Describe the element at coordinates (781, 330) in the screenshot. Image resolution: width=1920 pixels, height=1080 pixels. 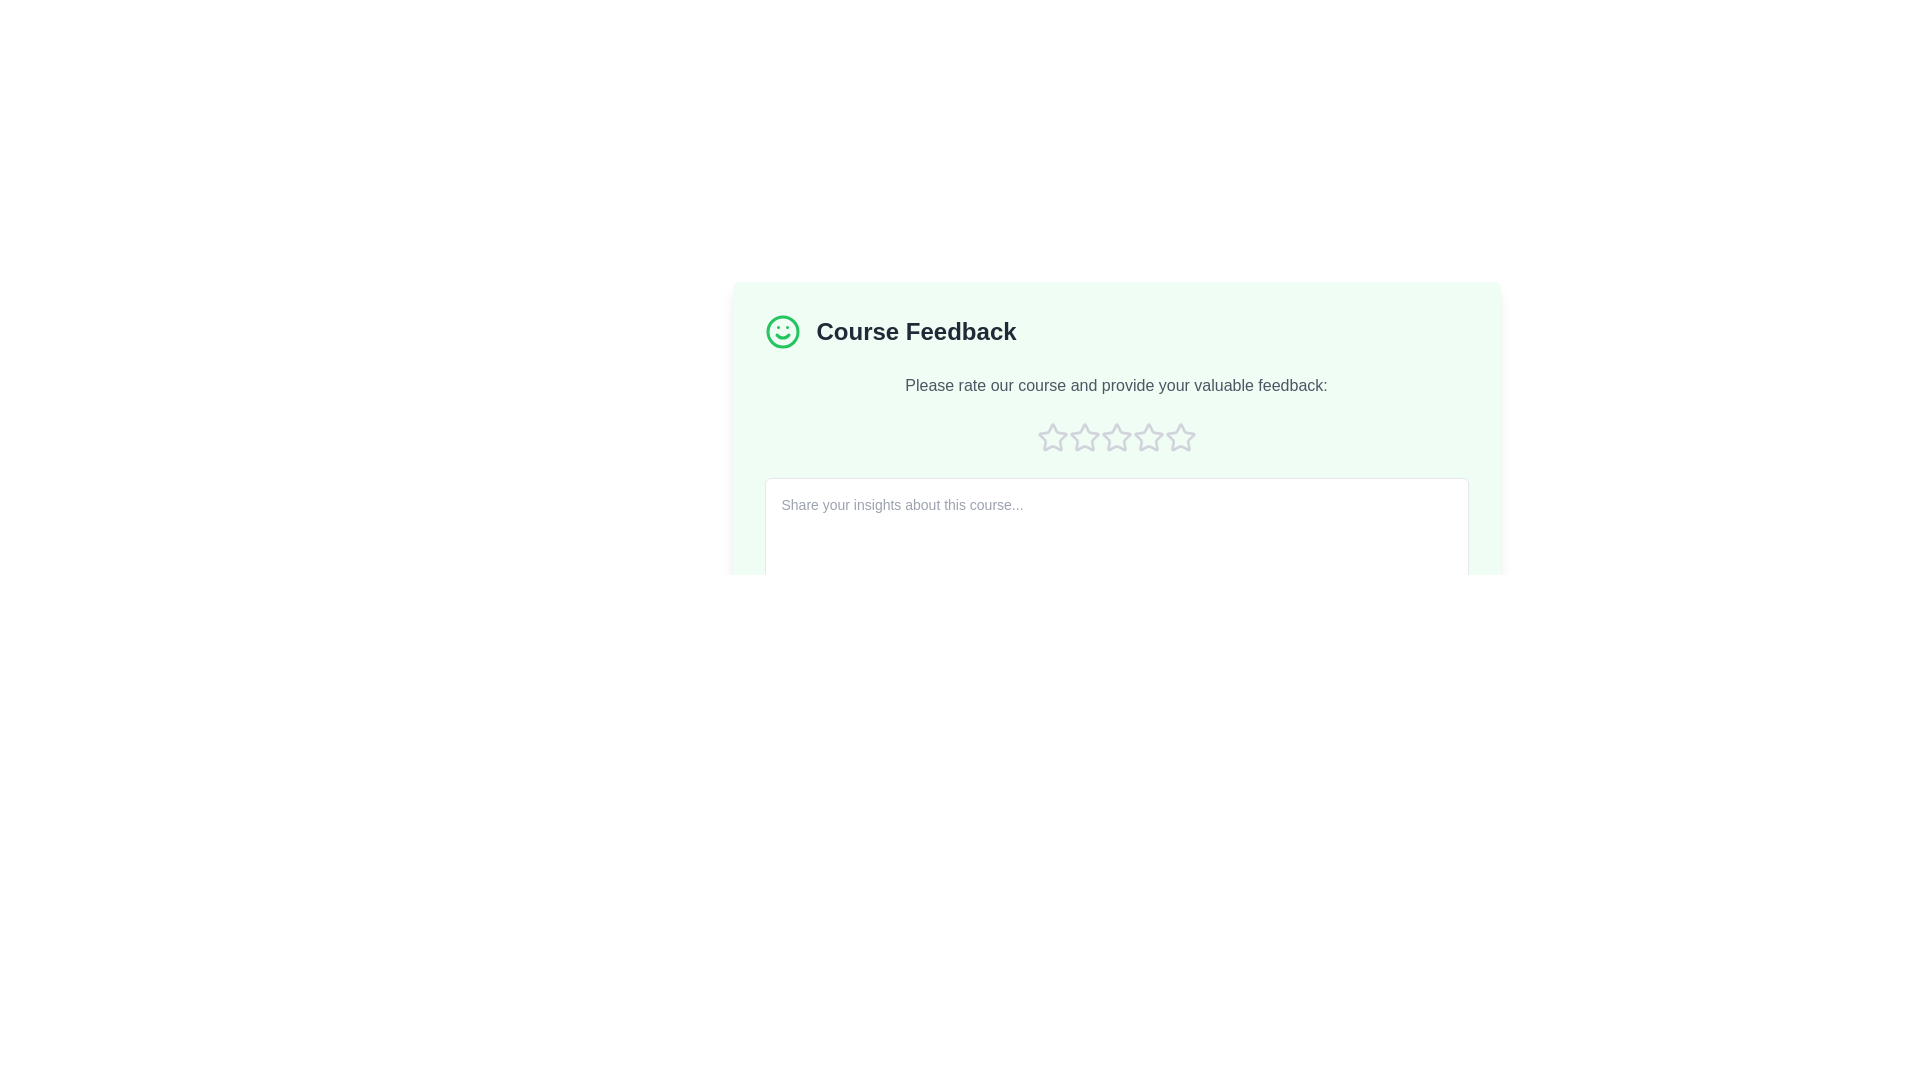
I see `the circular SVG element located at the center of the green-outlined smiley face icon next to the 'Course Feedback' header` at that location.